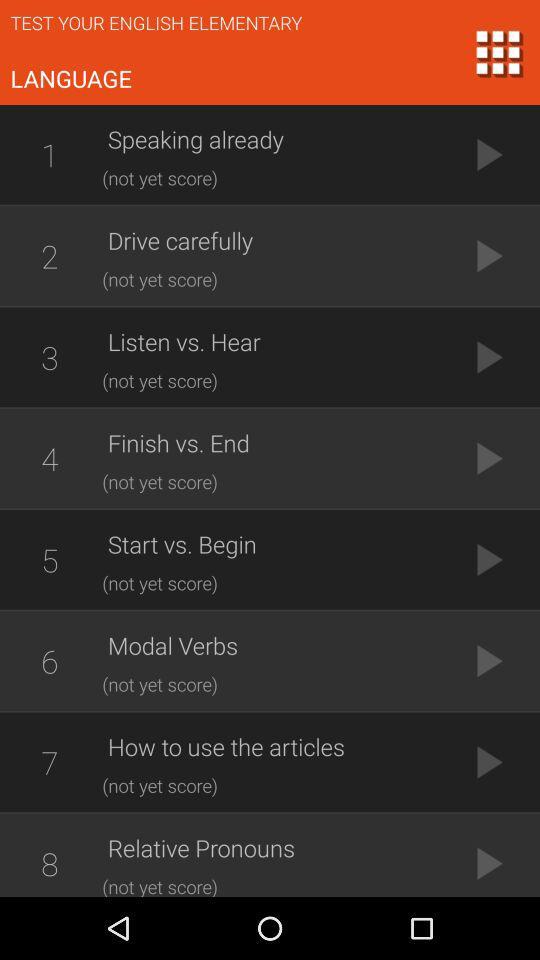  I want to click on the button which is next to the listen vs hear, so click(488, 357).